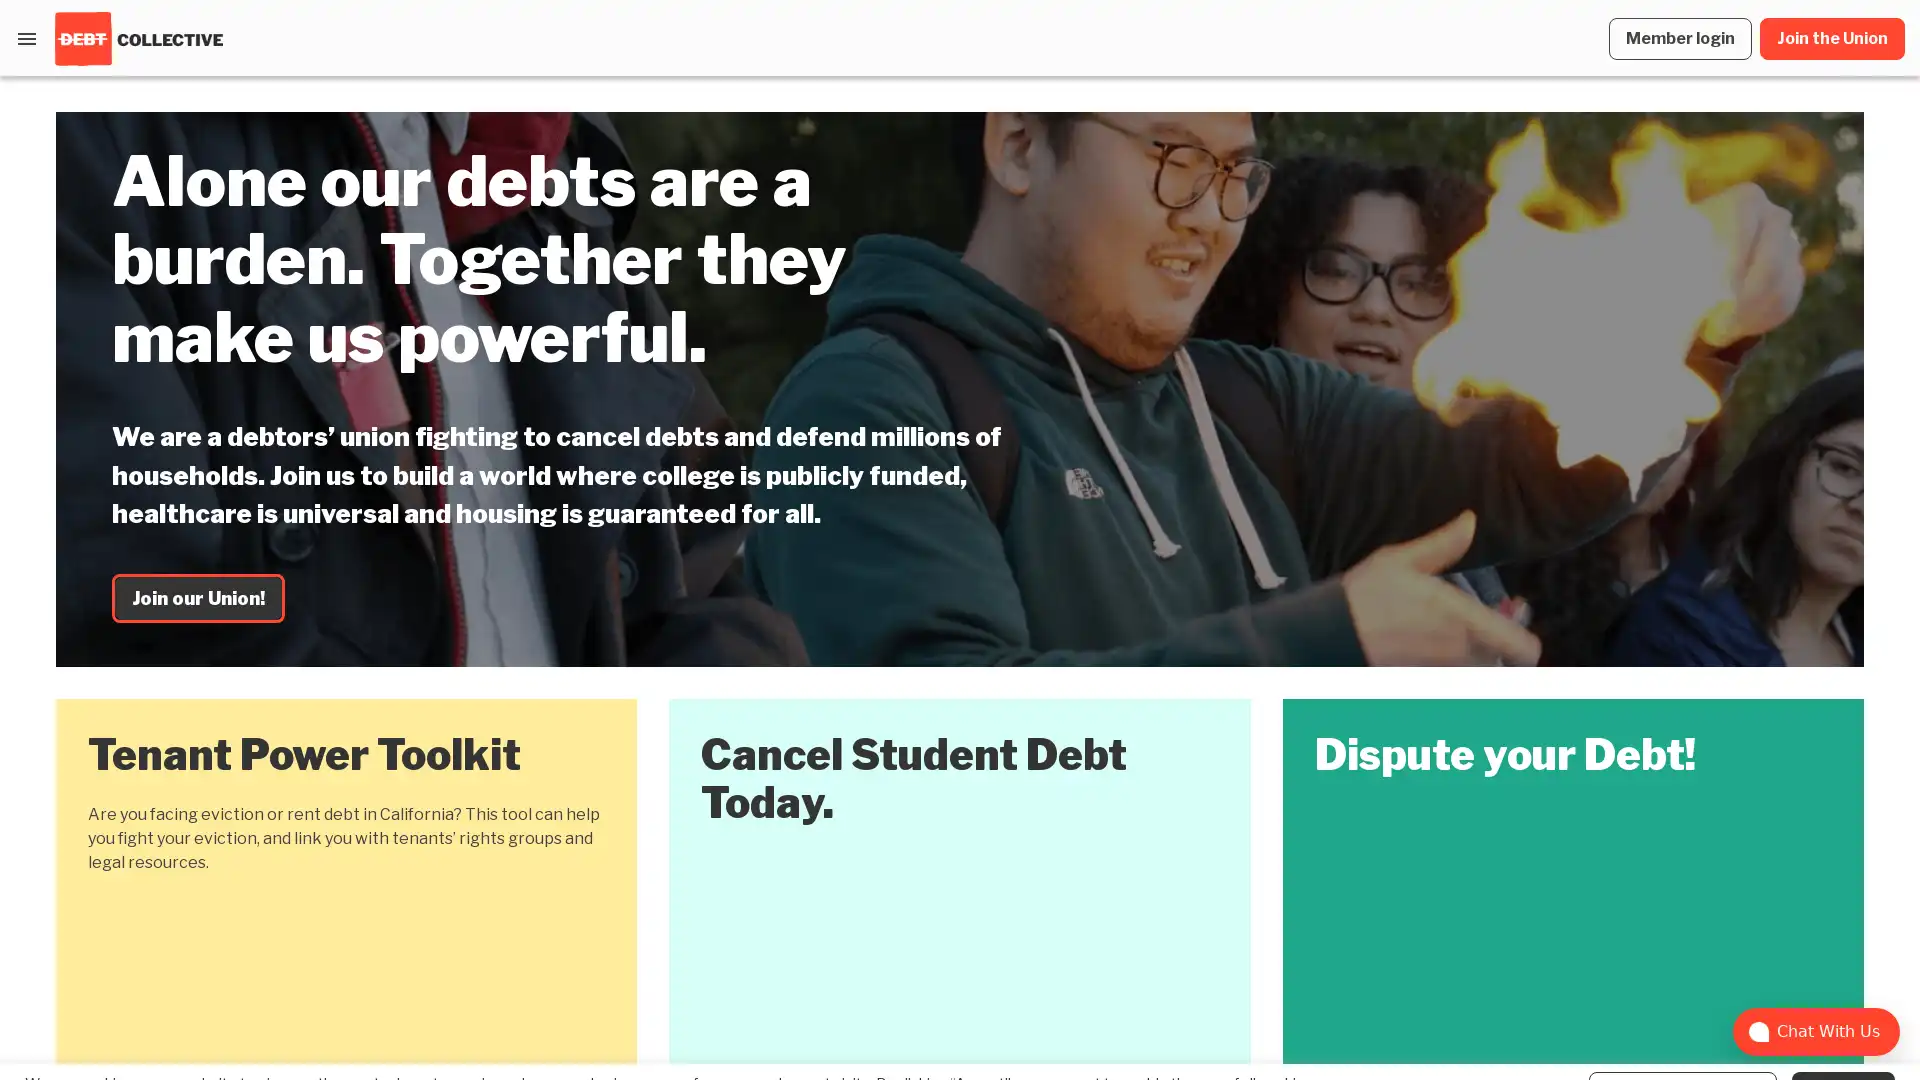 The width and height of the screenshot is (1920, 1080). Describe the element at coordinates (27, 38) in the screenshot. I see `menu` at that location.